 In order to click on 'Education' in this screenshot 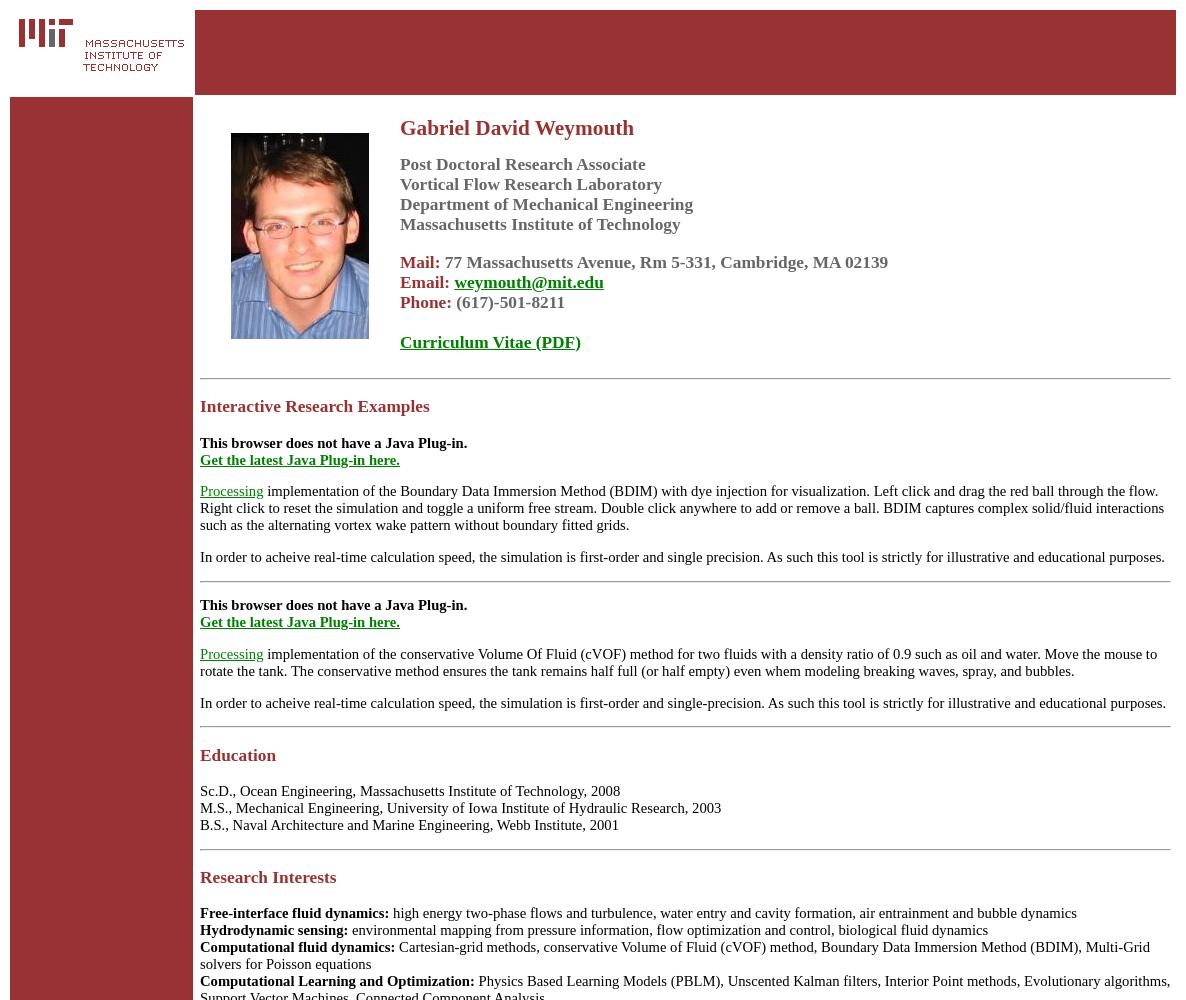, I will do `click(237, 754)`.